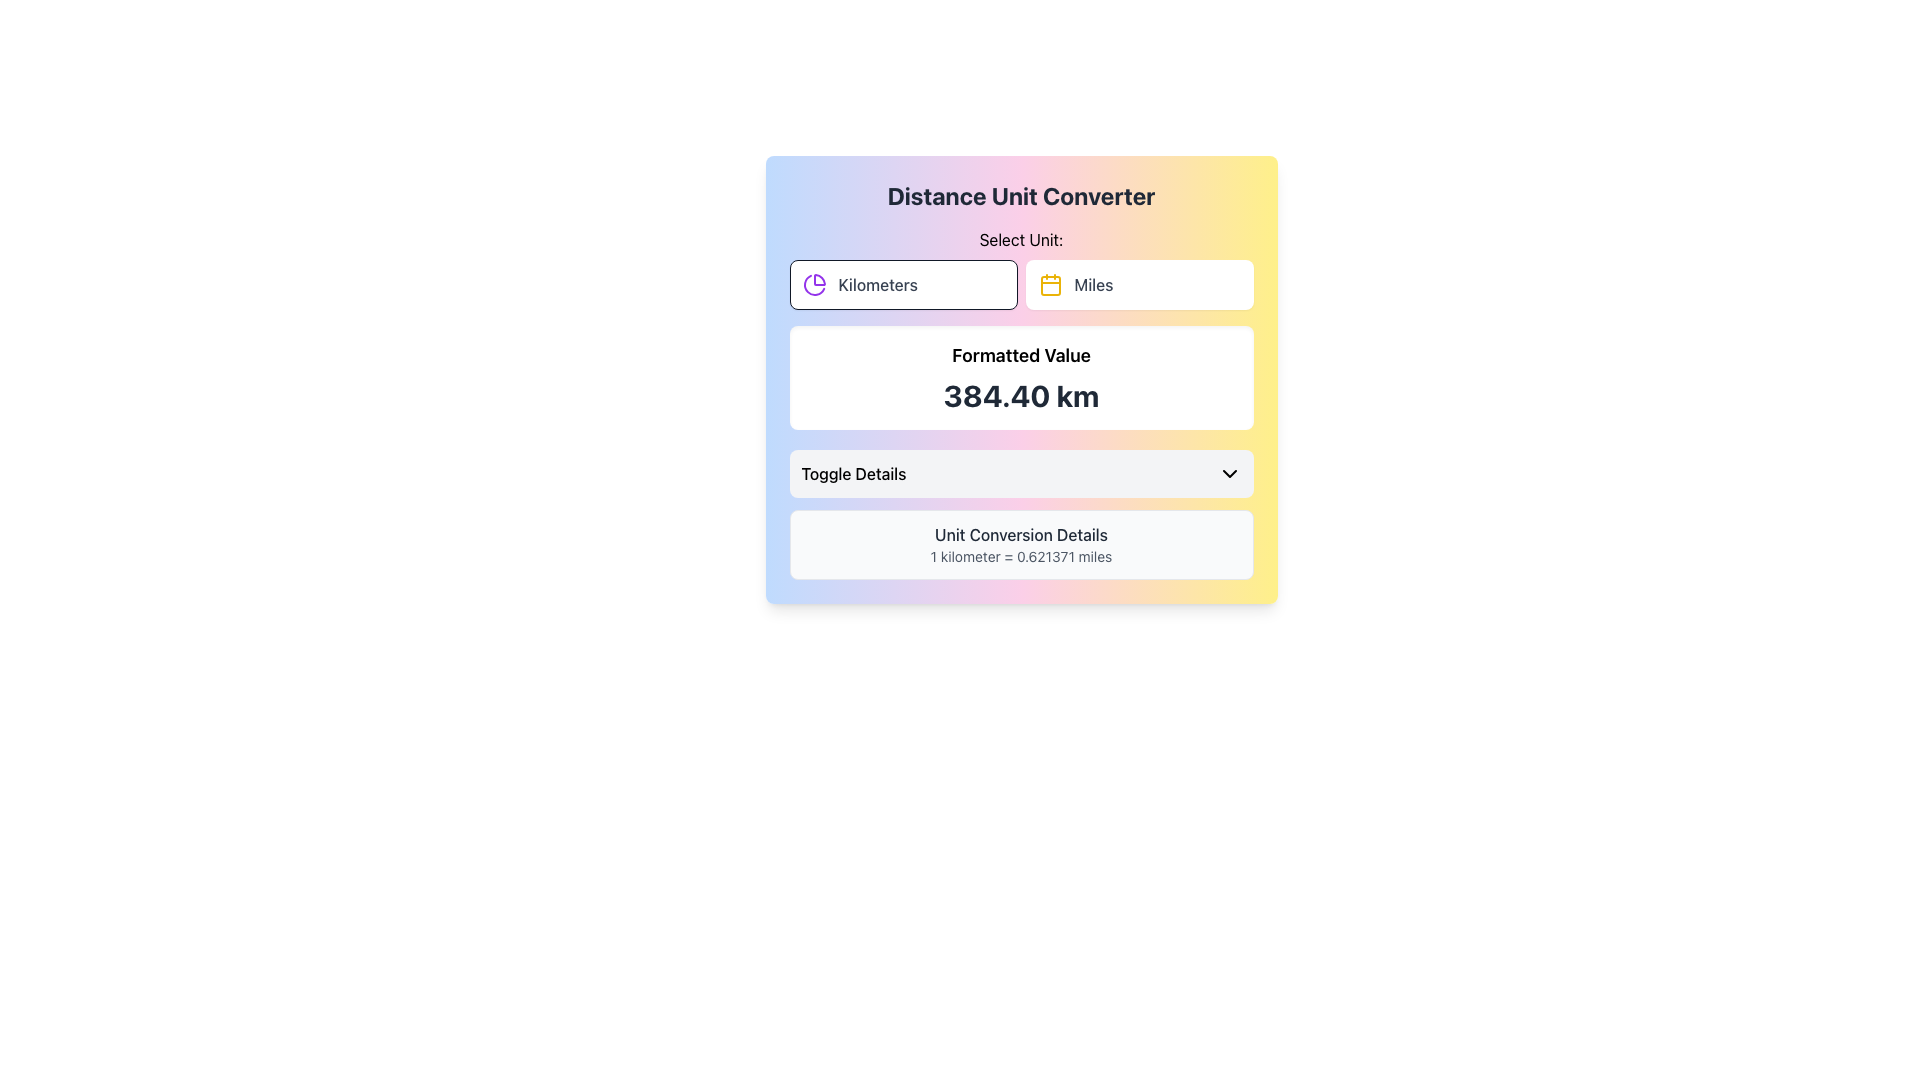  What do you see at coordinates (1021, 268) in the screenshot?
I see `the 'Miles' option in the segmented control for distance measurement selection, positioned above the '384.40 km' value` at bounding box center [1021, 268].